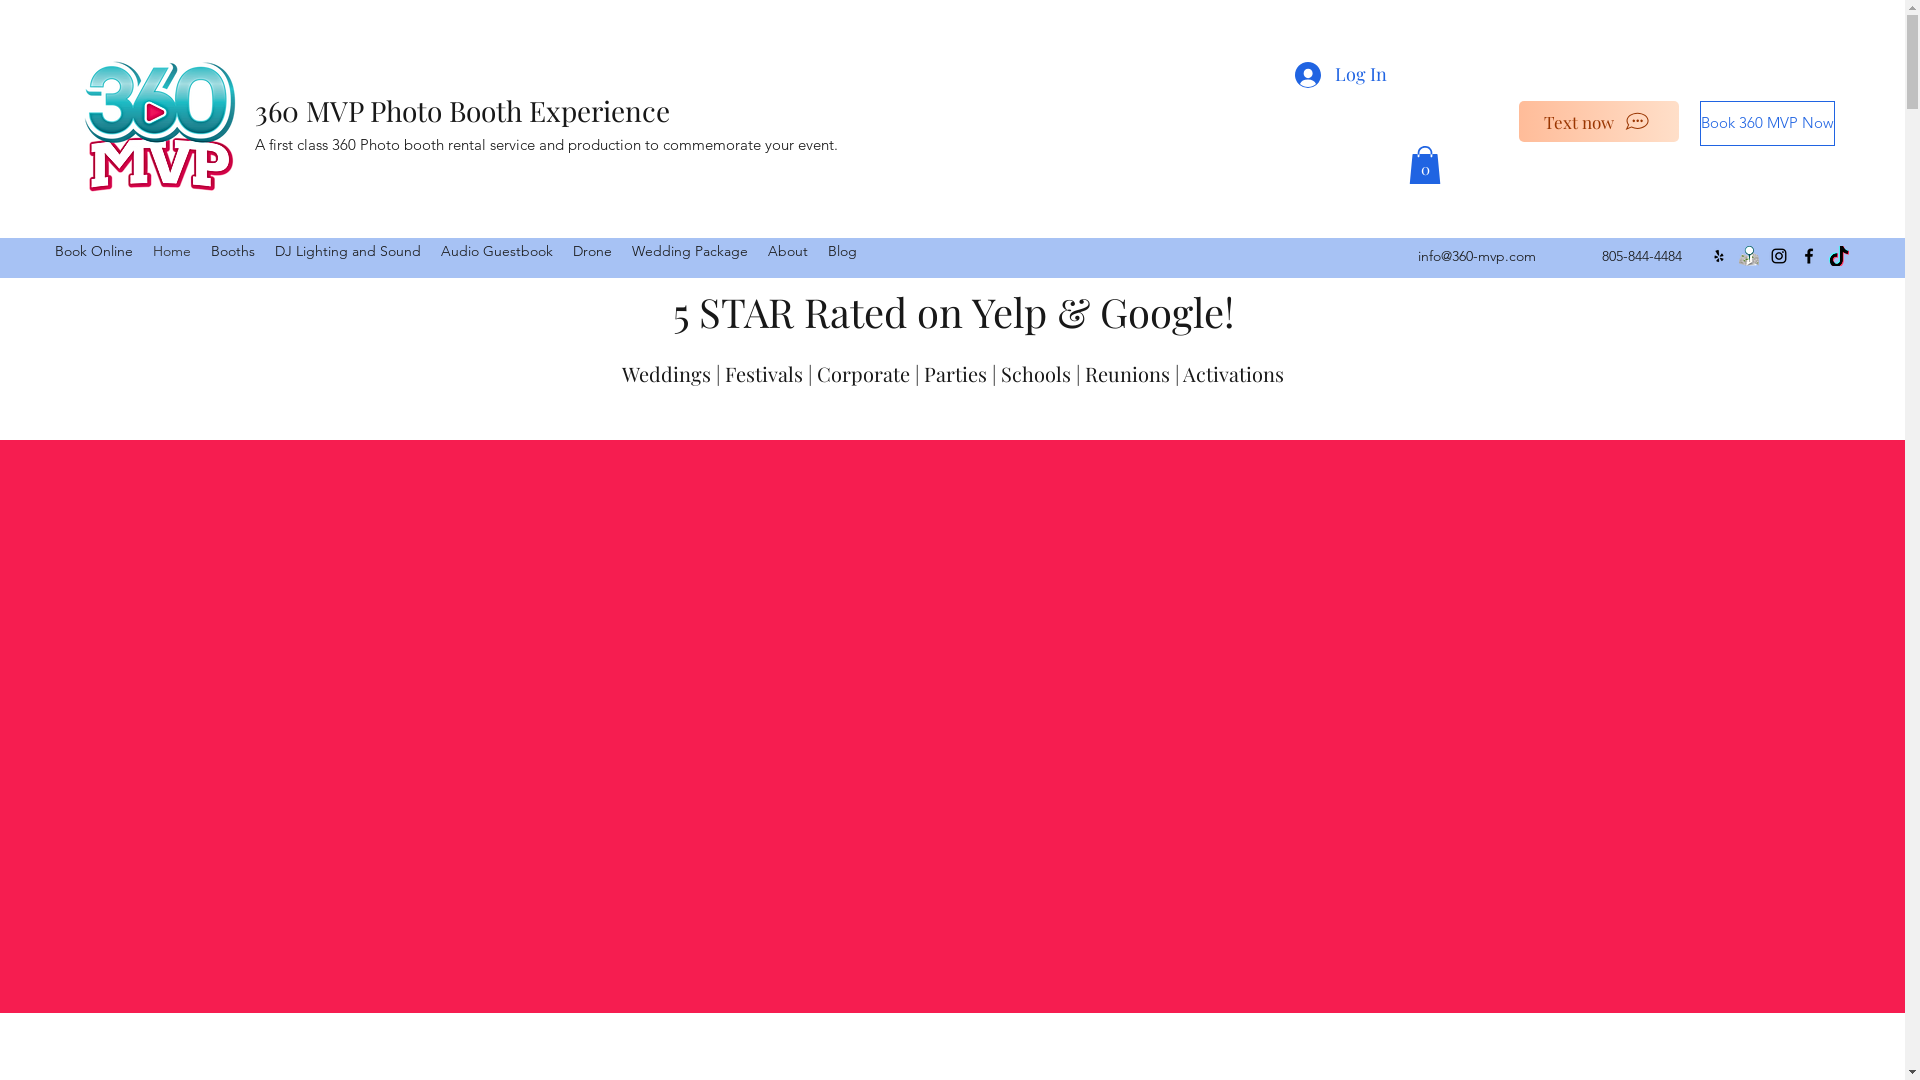  Describe the element at coordinates (786, 249) in the screenshot. I see `'About'` at that location.